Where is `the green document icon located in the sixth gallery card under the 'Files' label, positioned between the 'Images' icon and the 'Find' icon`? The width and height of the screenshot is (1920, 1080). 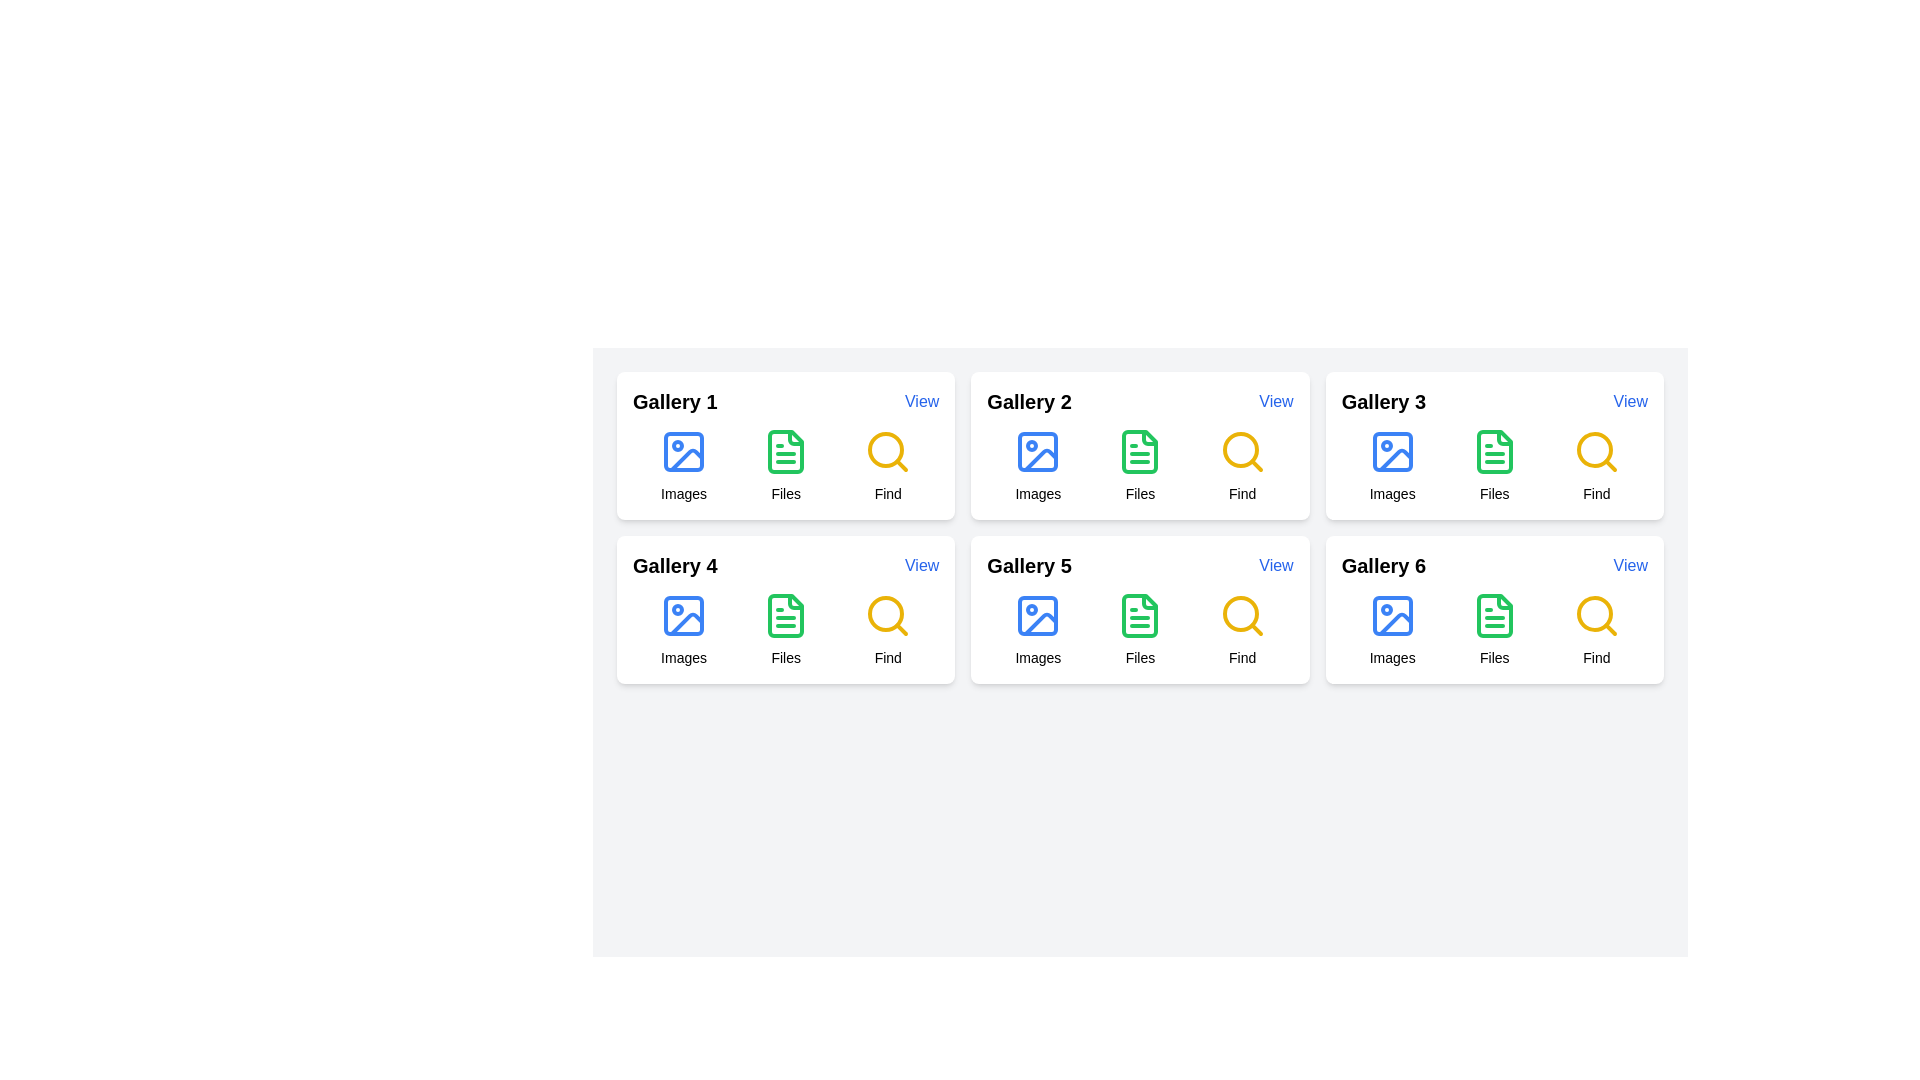
the green document icon located in the sixth gallery card under the 'Files' label, positioned between the 'Images' icon and the 'Find' icon is located at coordinates (1494, 615).